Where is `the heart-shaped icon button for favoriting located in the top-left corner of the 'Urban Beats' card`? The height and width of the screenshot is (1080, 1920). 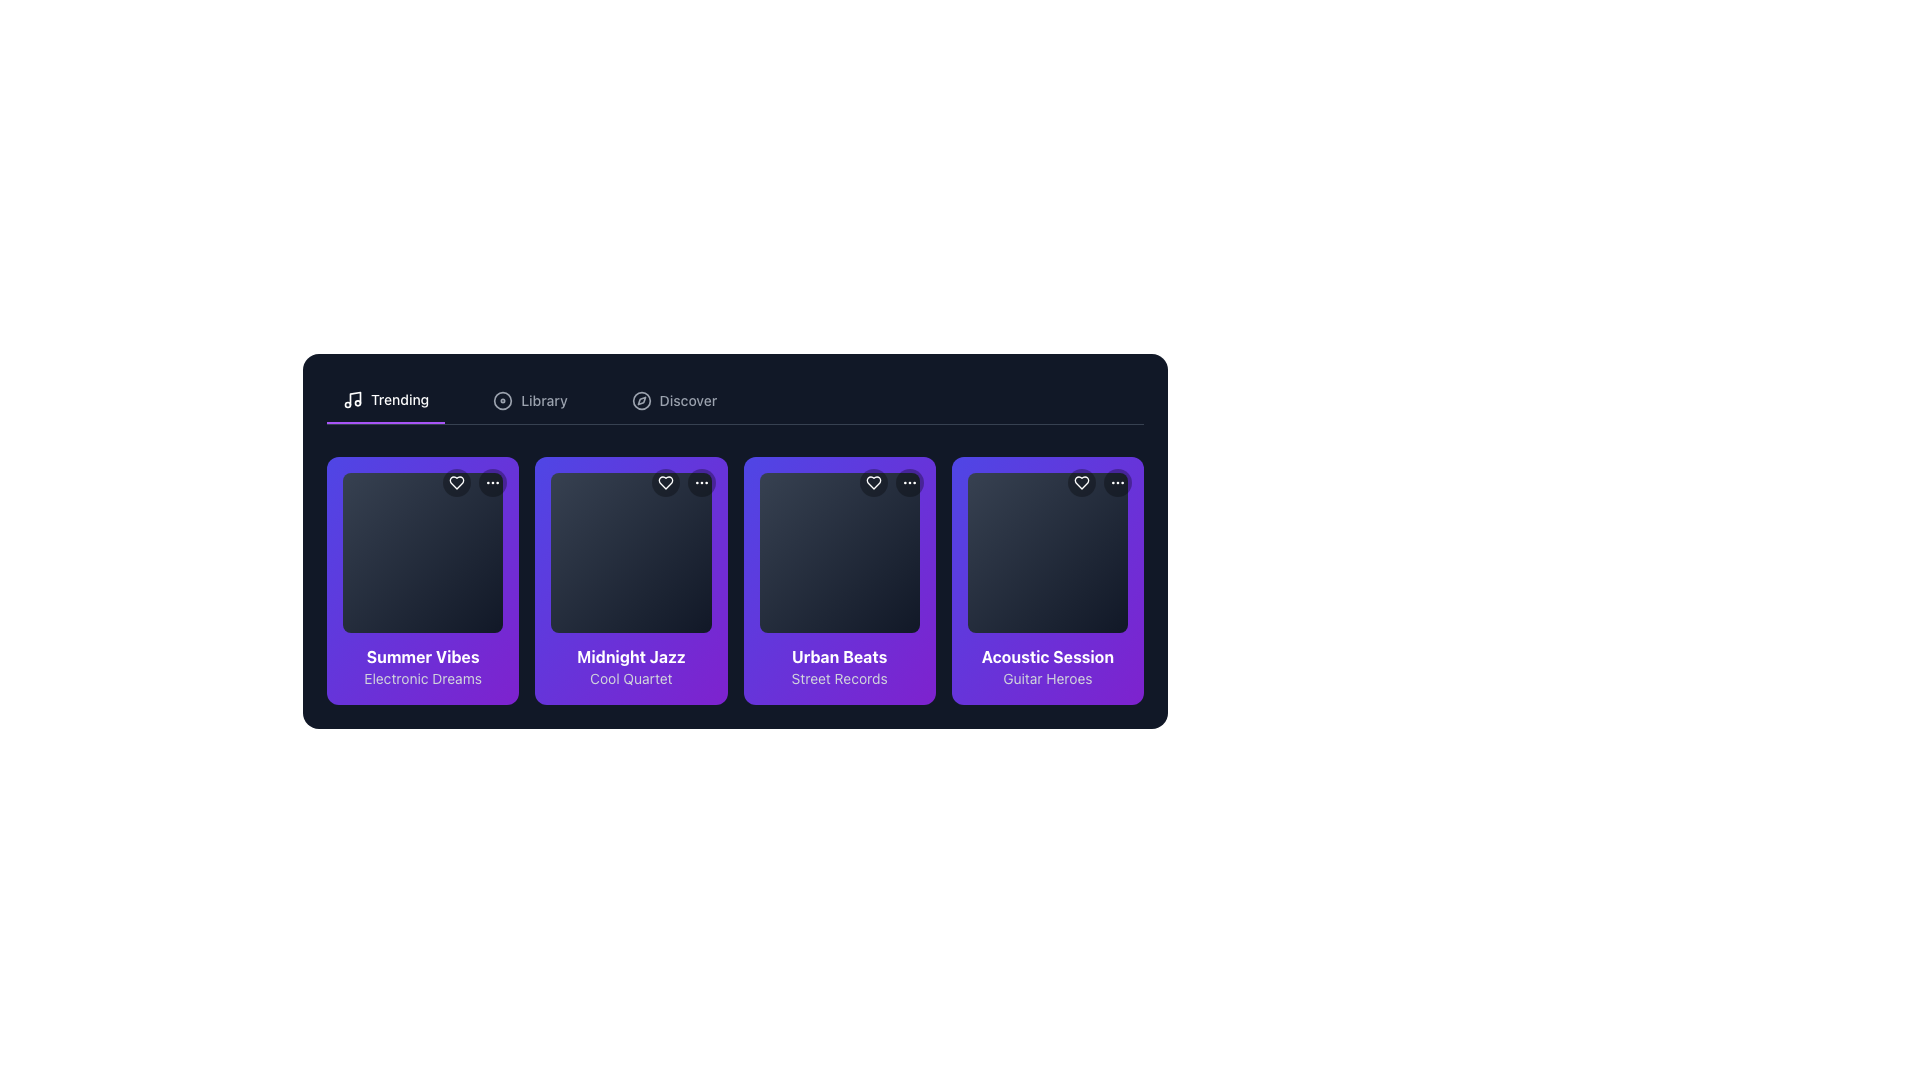
the heart-shaped icon button for favoriting located in the top-left corner of the 'Urban Beats' card is located at coordinates (873, 482).